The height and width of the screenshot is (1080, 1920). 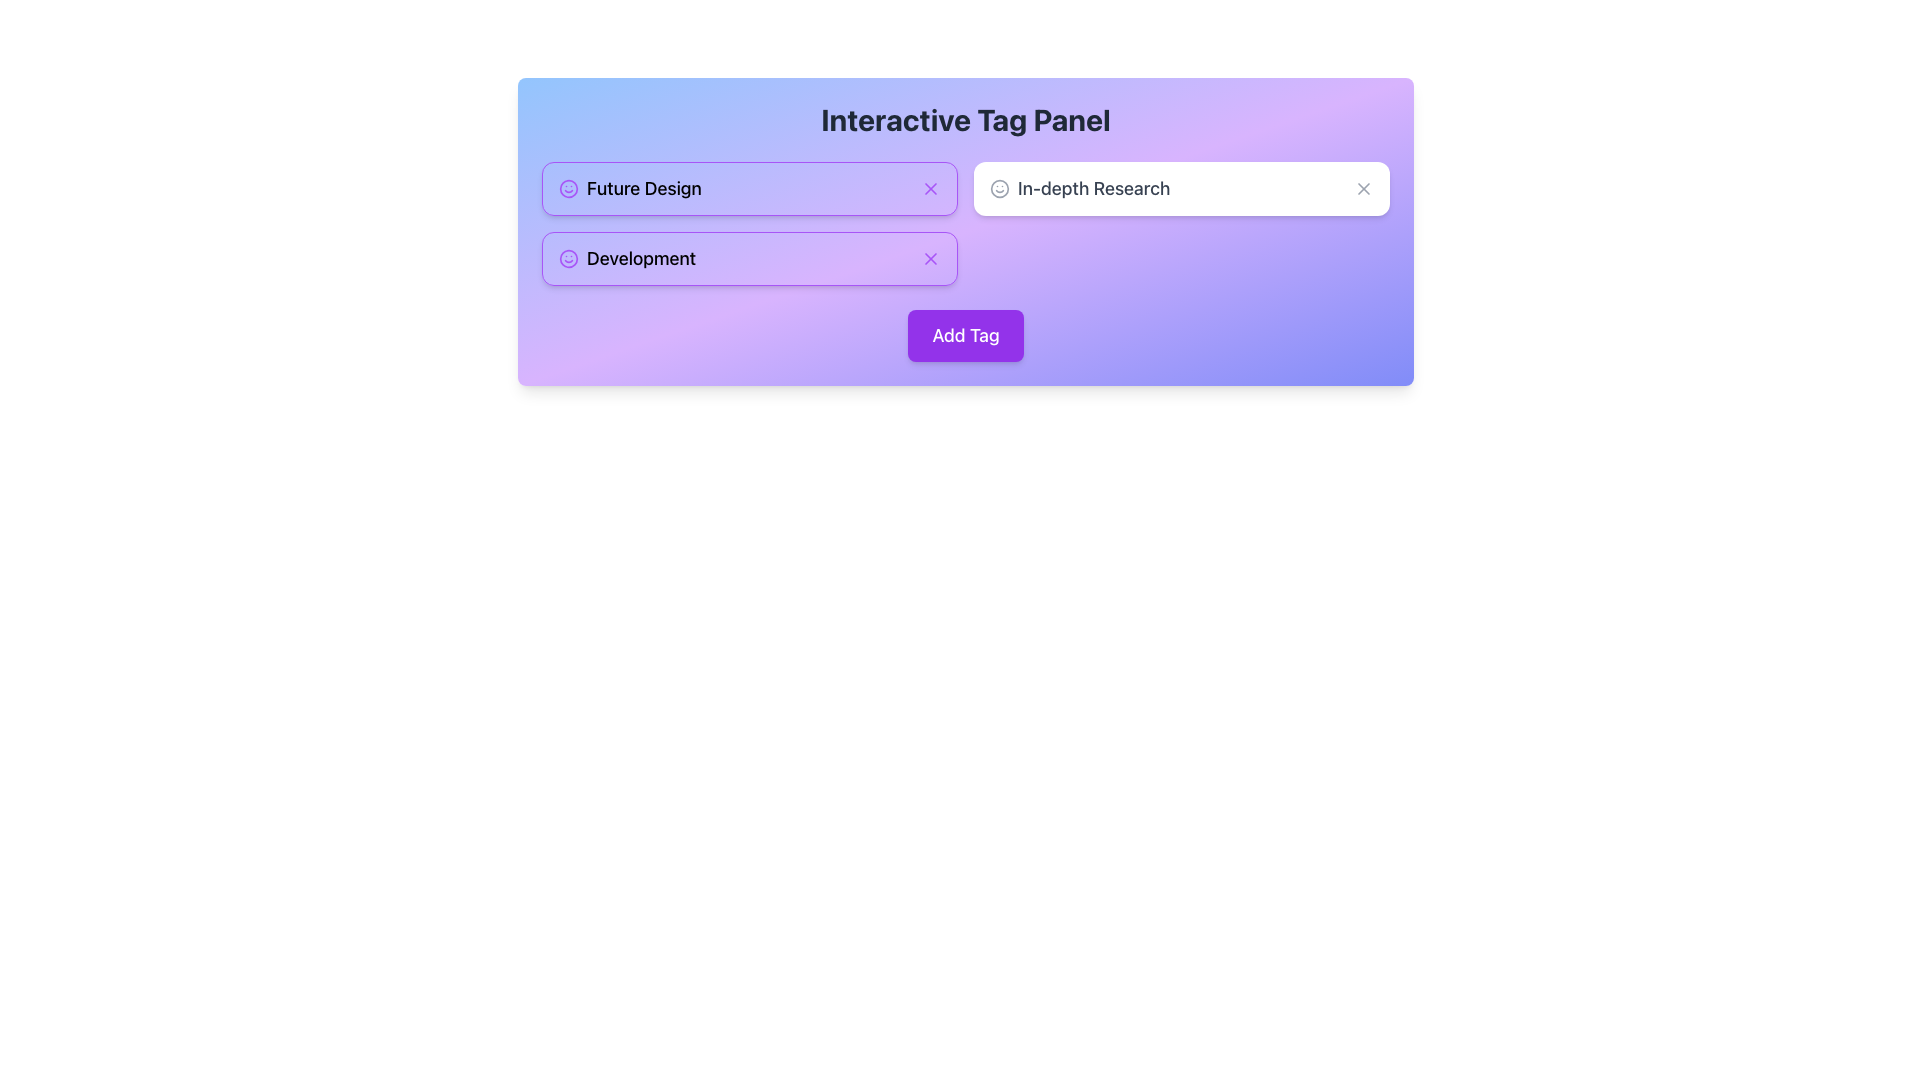 What do you see at coordinates (965, 334) in the screenshot?
I see `the 'Add Tag' button, which is a rectangular button with a purple background and white text, located centrally in the control panel for managing tags` at bounding box center [965, 334].